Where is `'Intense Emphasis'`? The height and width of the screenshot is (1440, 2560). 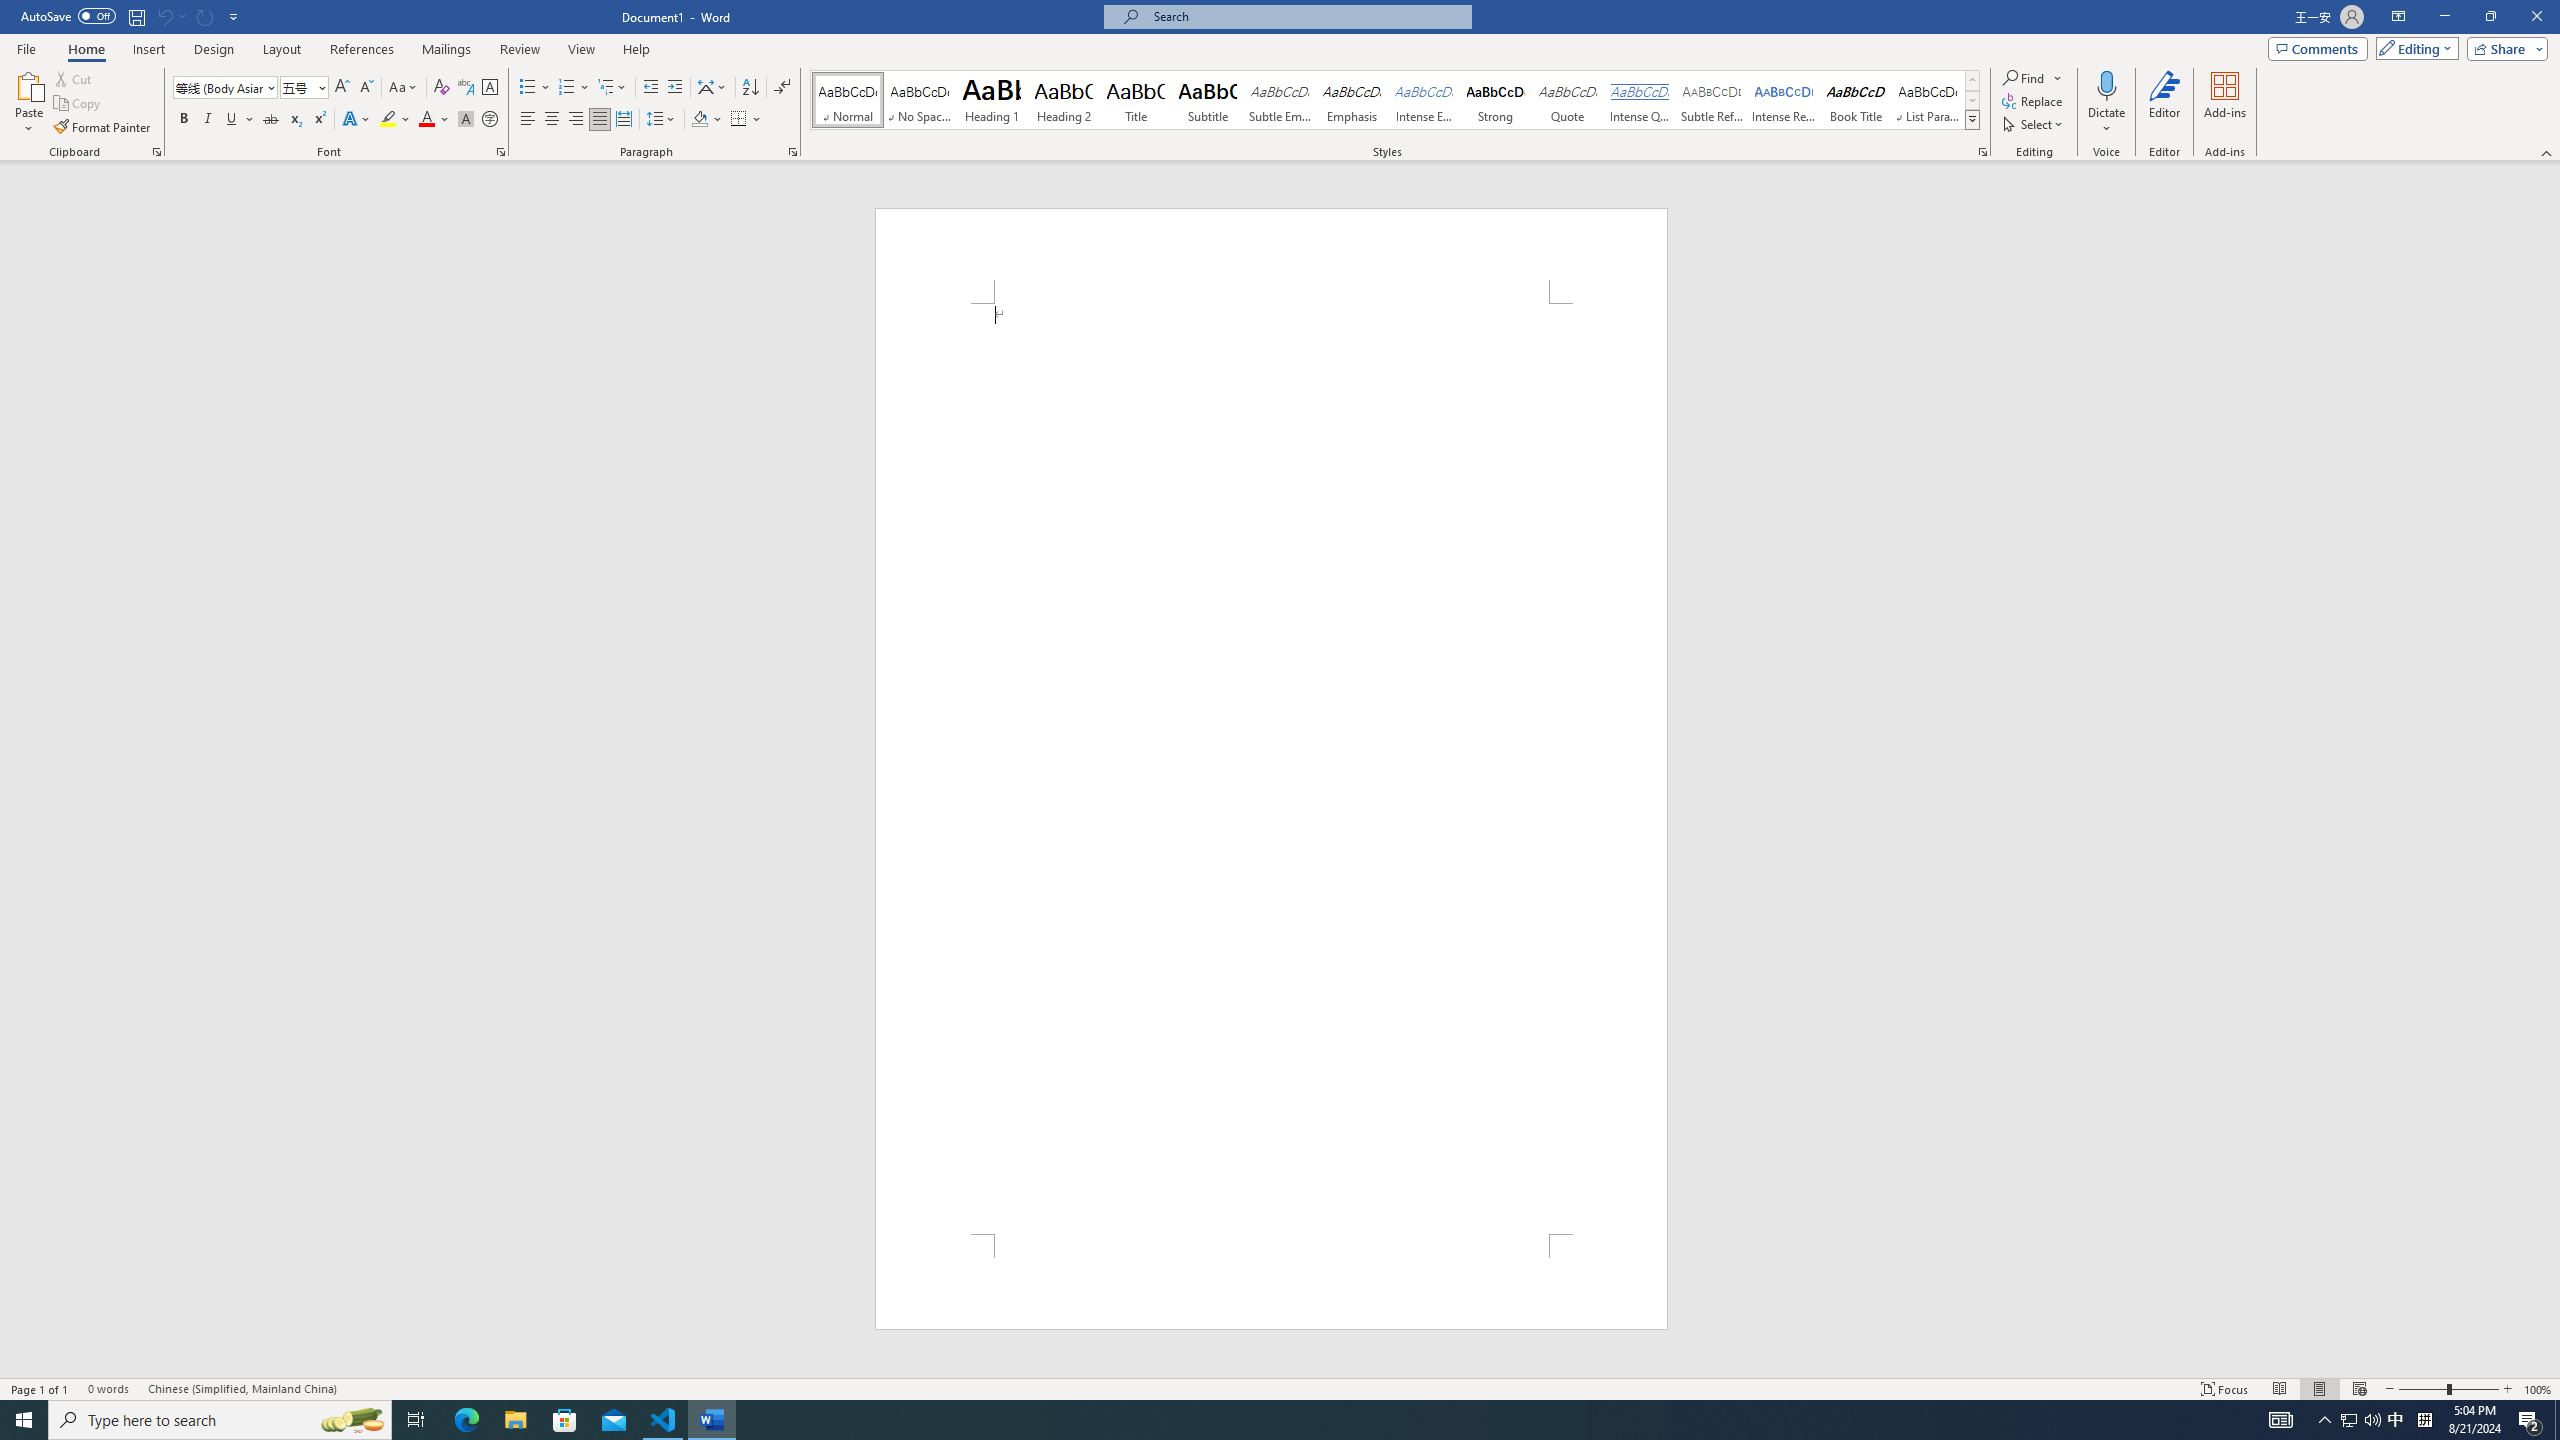 'Intense Emphasis' is located at coordinates (1422, 99).